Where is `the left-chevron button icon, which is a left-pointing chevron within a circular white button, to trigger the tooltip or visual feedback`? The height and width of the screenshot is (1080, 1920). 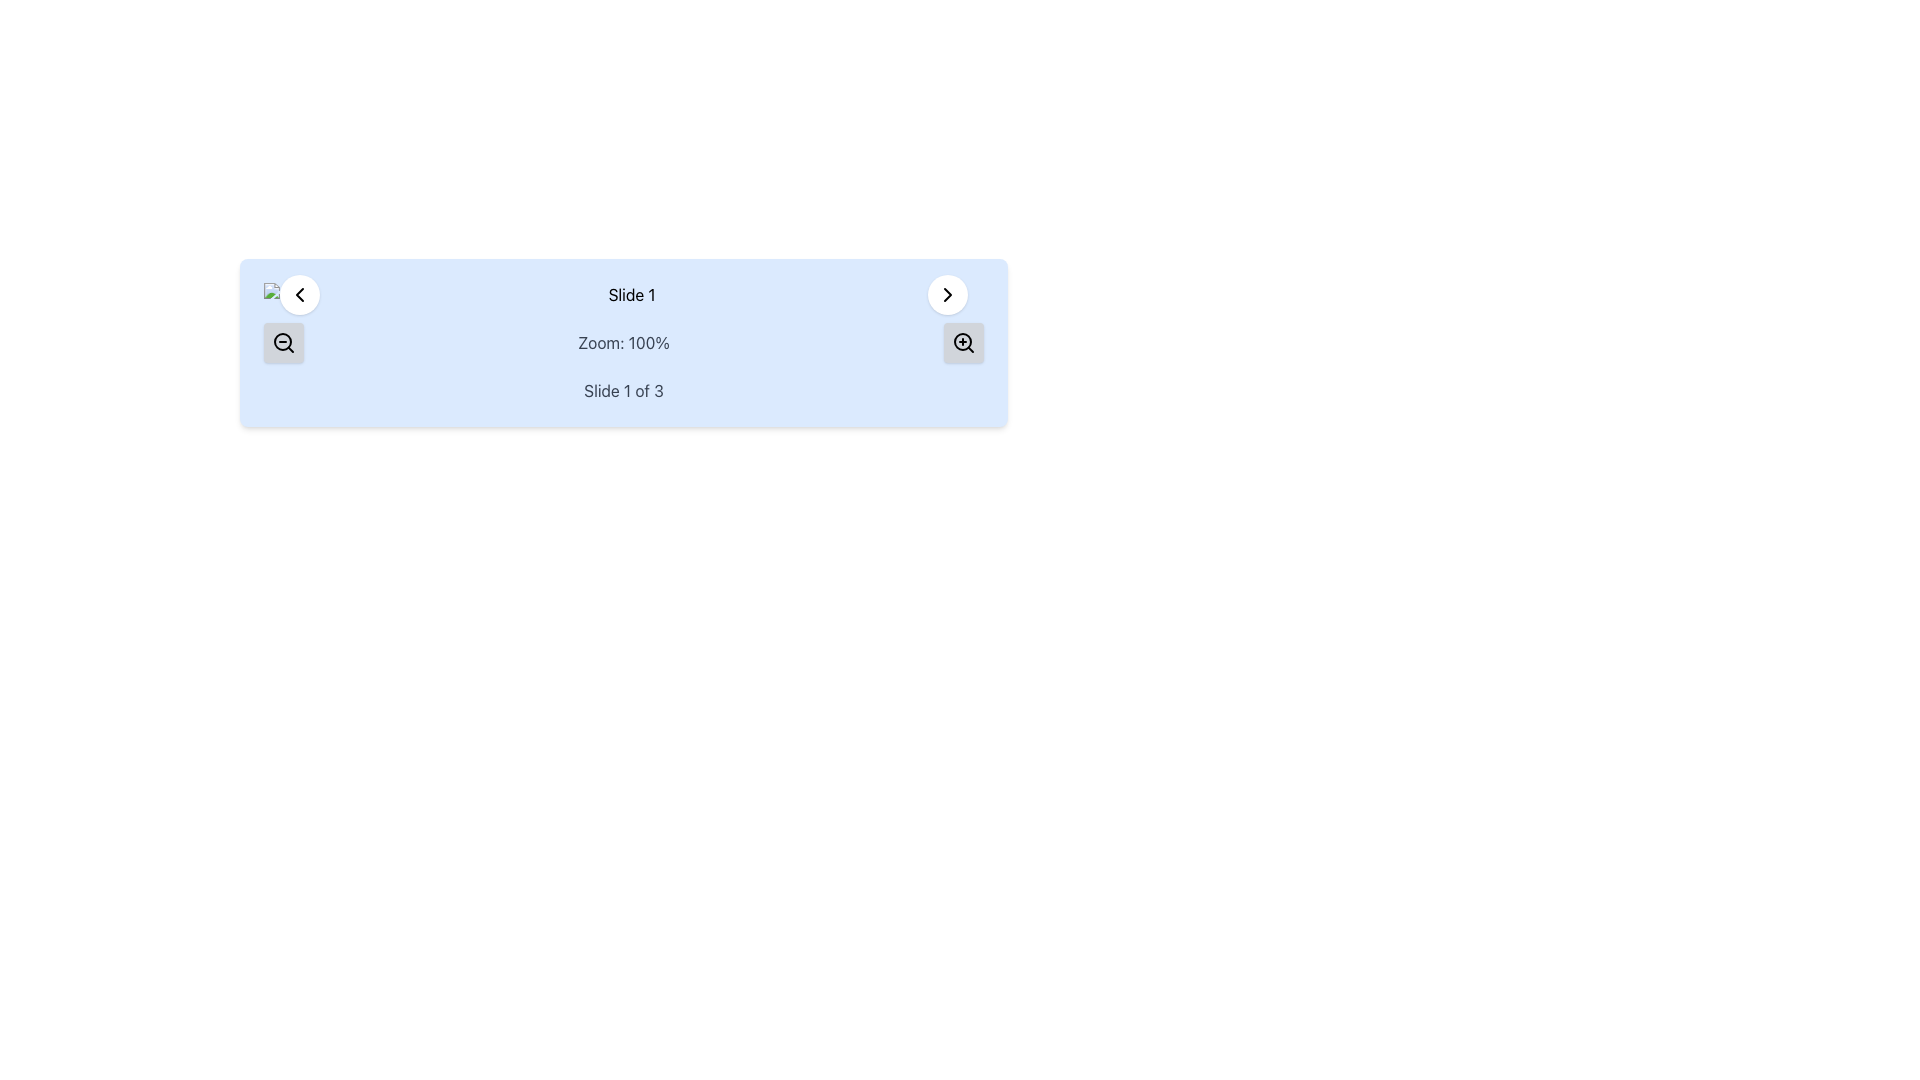
the left-chevron button icon, which is a left-pointing chevron within a circular white button, to trigger the tooltip or visual feedback is located at coordinates (298, 294).